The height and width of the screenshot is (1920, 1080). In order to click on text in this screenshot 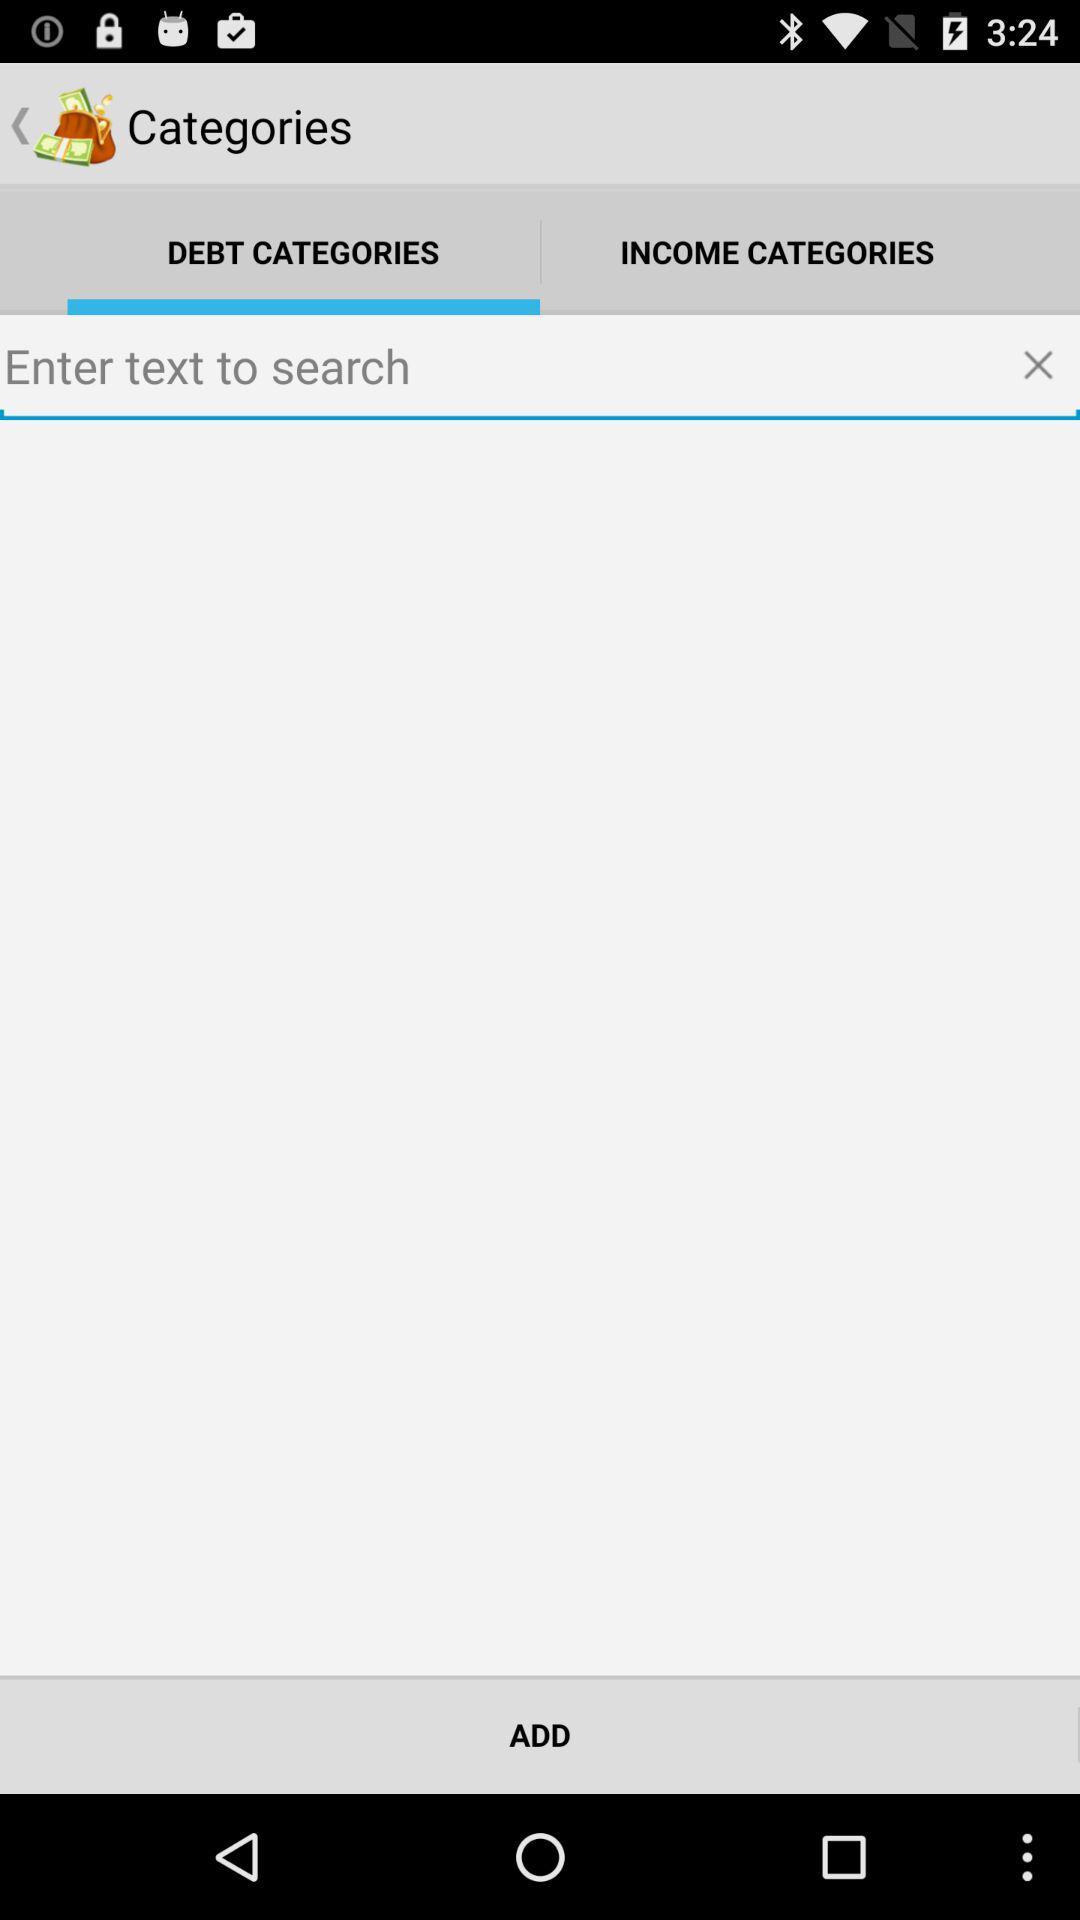, I will do `click(540, 367)`.